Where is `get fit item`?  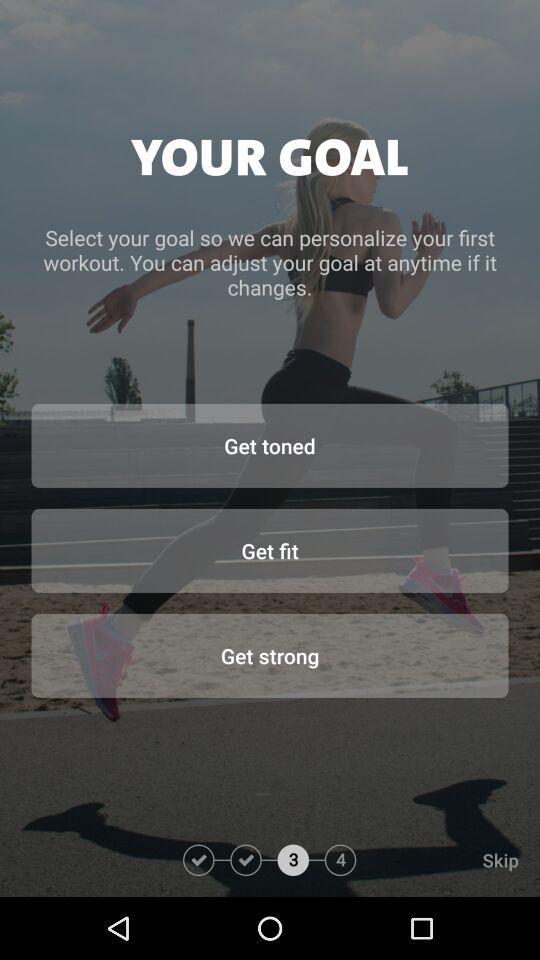
get fit item is located at coordinates (270, 550).